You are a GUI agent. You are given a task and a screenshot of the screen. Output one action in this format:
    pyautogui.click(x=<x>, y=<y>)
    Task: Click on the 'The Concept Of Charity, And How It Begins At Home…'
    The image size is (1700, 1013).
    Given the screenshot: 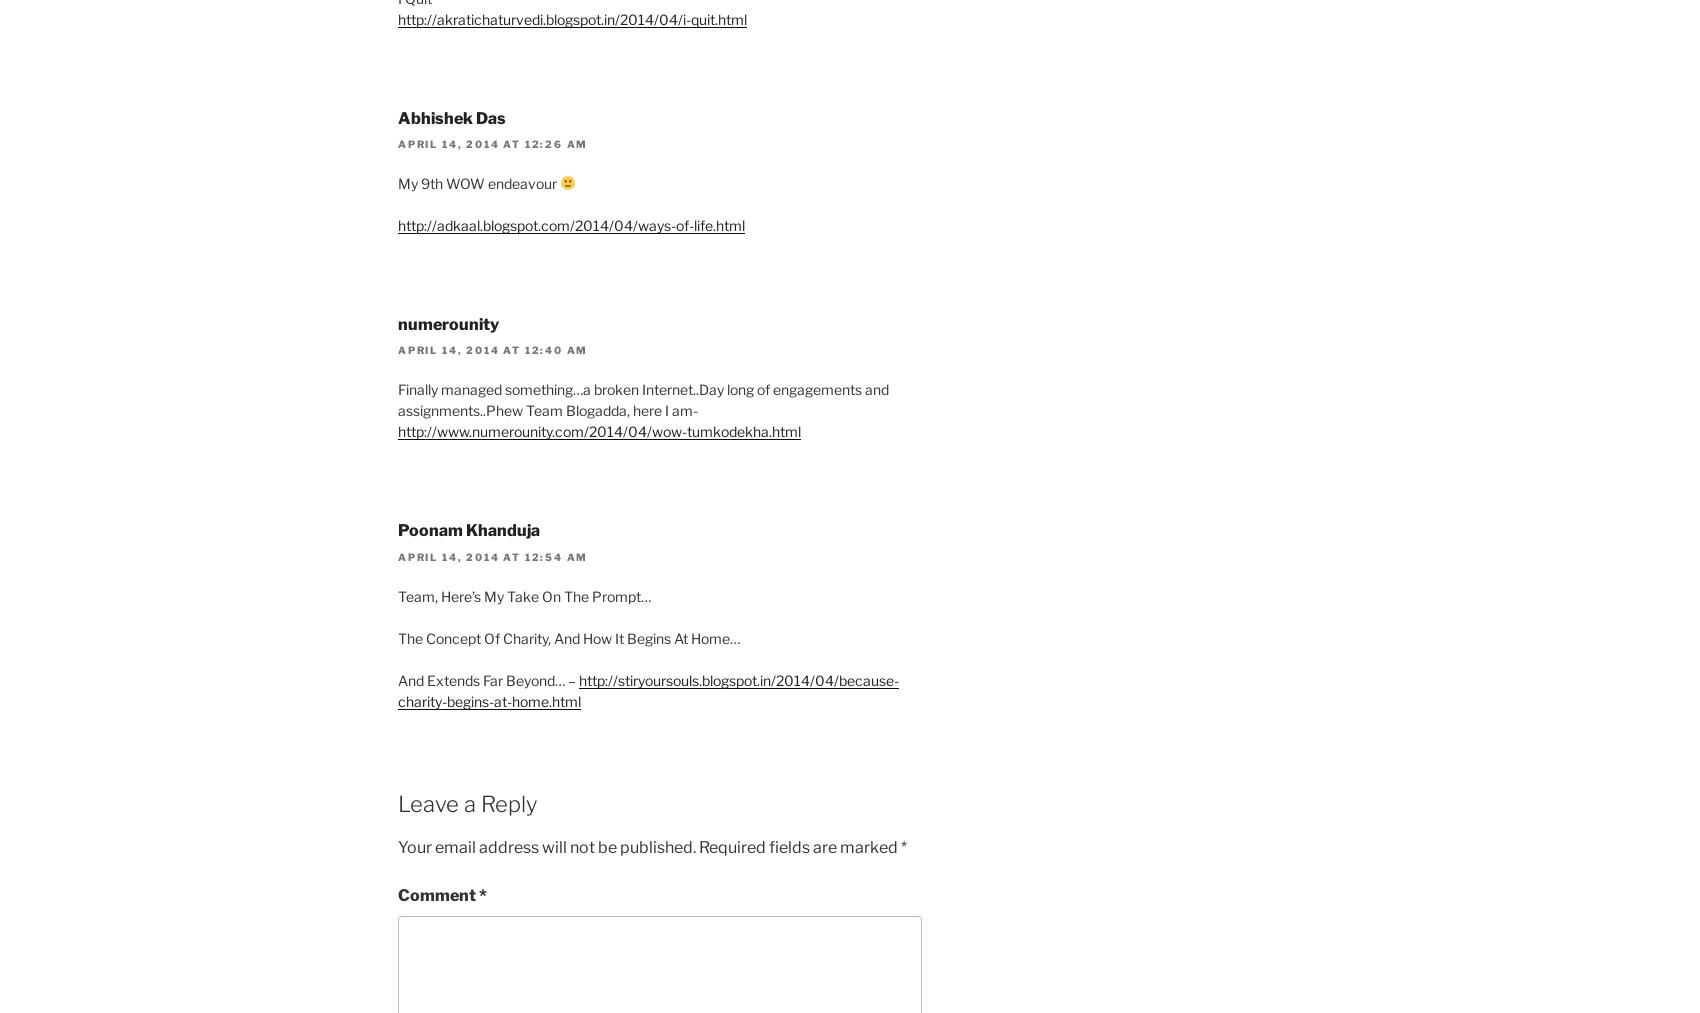 What is the action you would take?
    pyautogui.click(x=567, y=636)
    